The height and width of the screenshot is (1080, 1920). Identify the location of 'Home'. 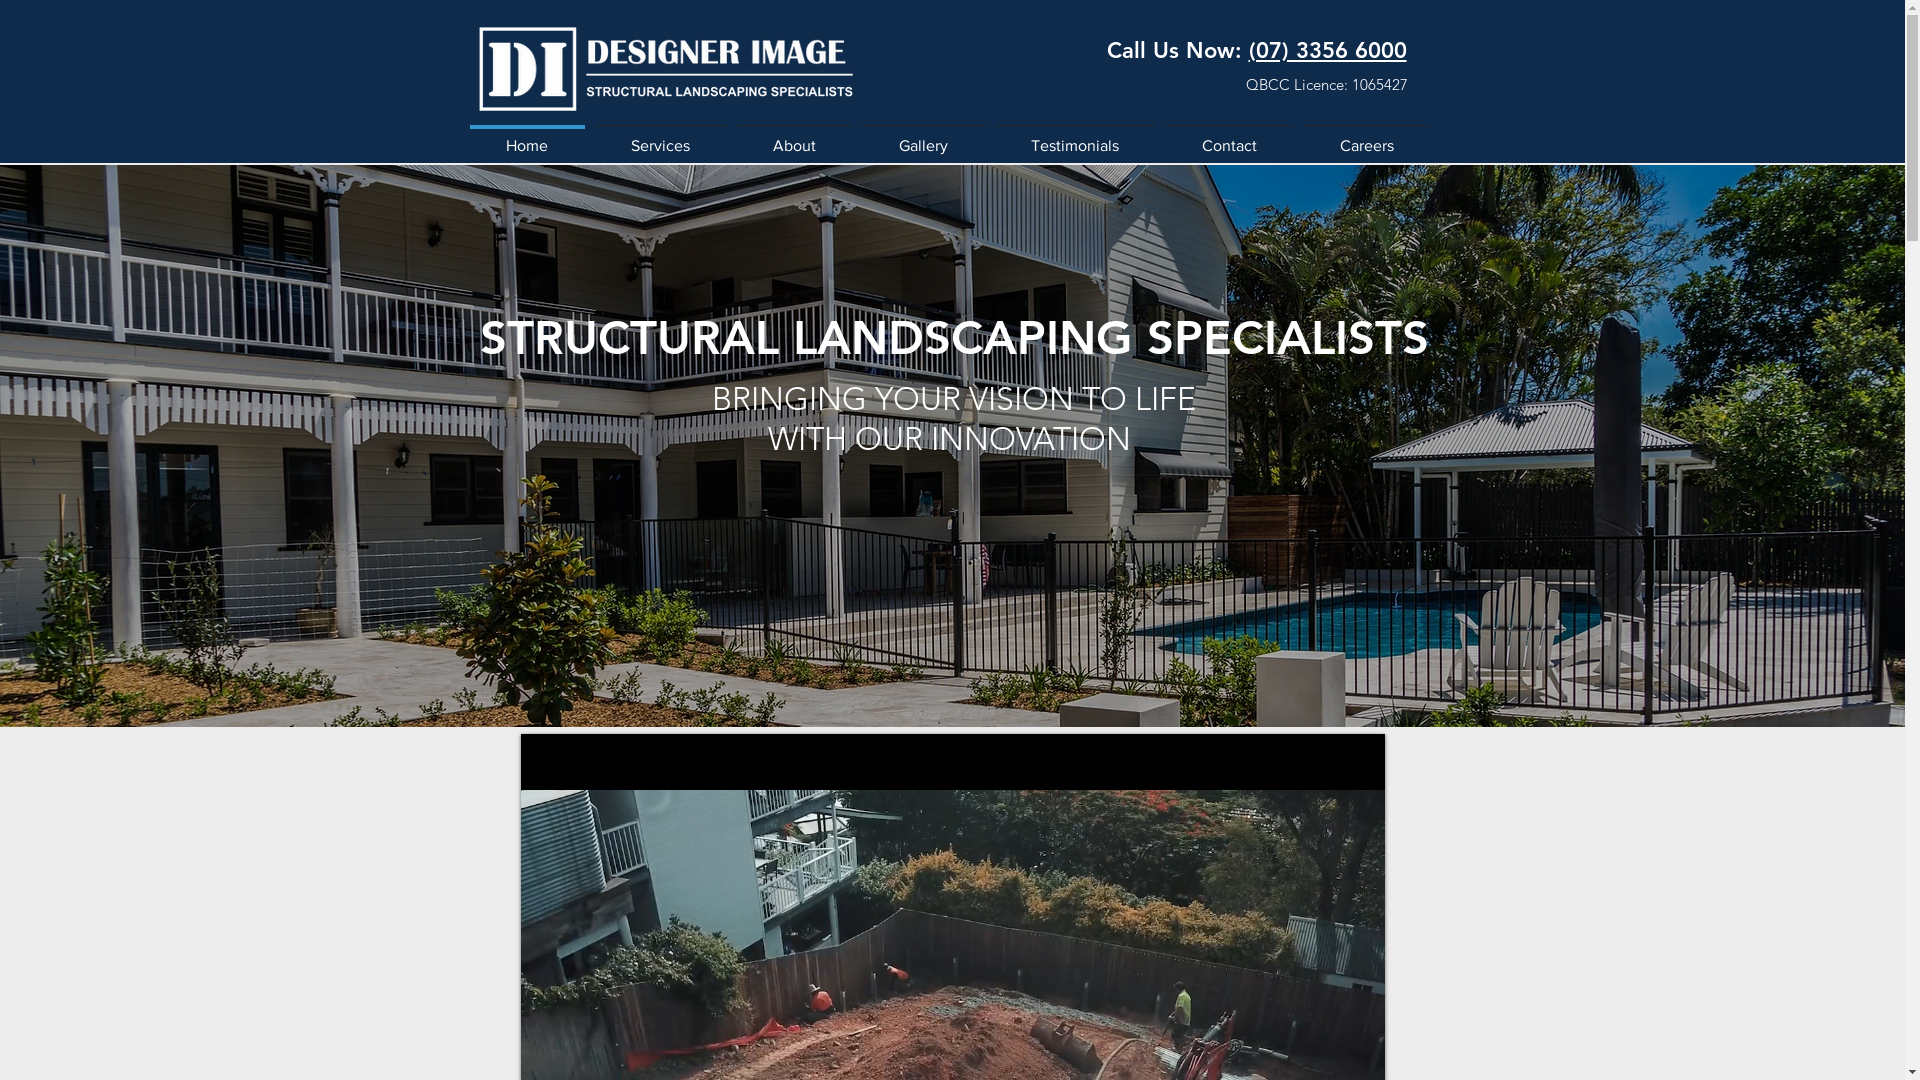
(526, 135).